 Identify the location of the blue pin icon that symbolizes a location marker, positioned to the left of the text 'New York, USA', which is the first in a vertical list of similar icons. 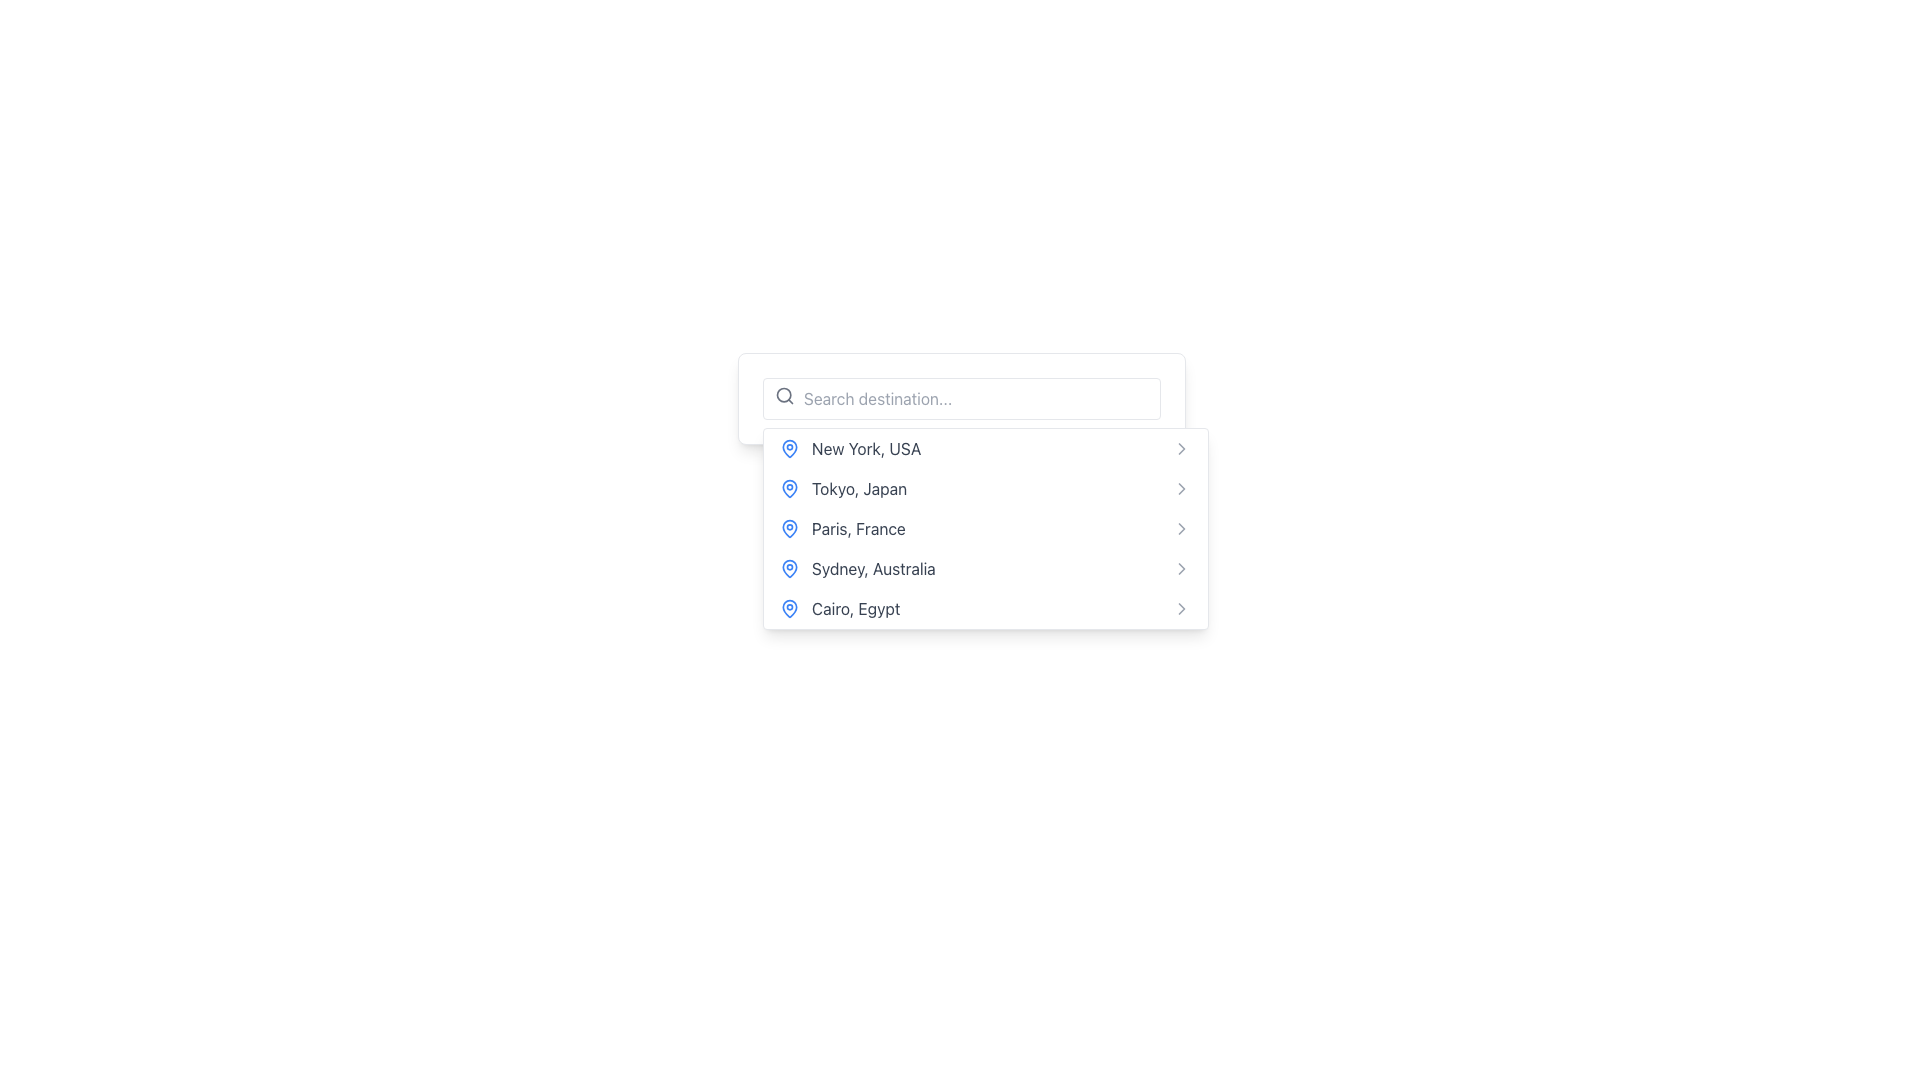
(789, 447).